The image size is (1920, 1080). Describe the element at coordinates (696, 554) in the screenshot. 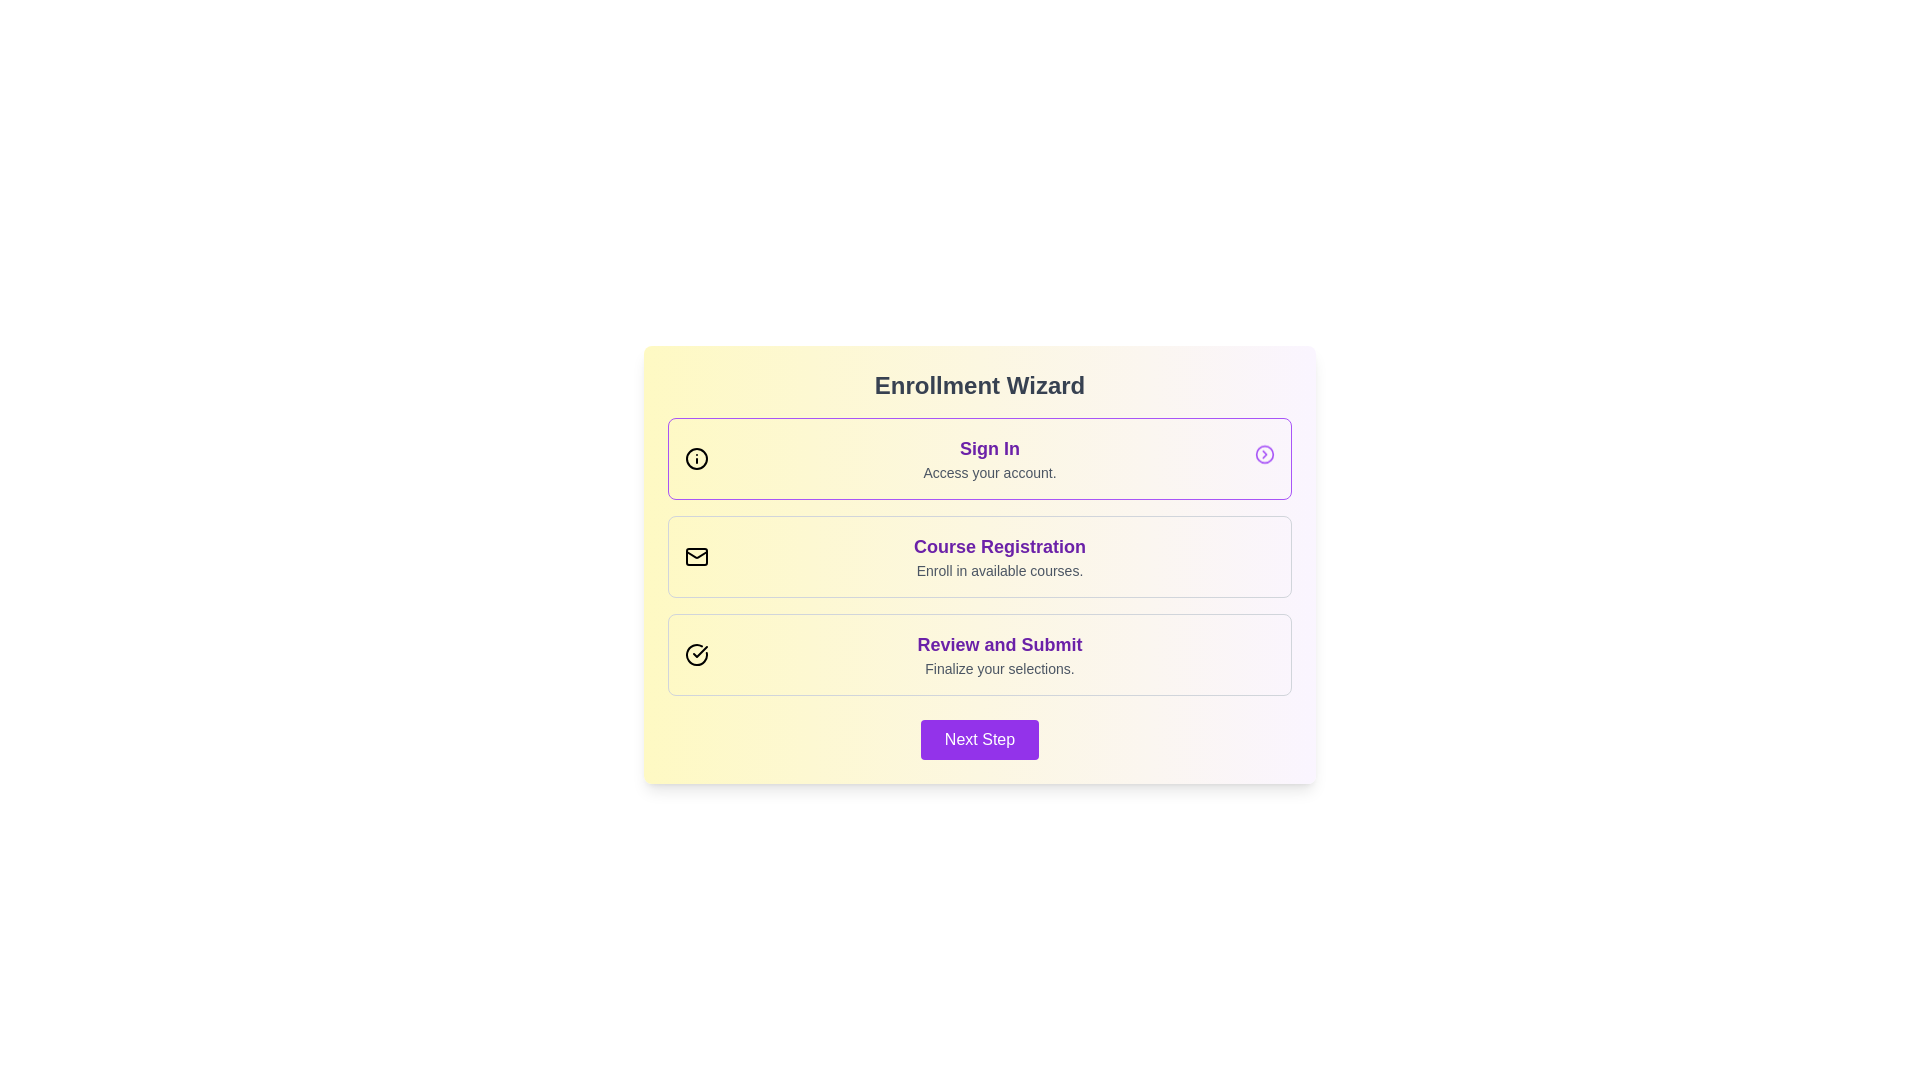

I see `the envelope icon located in the 'Course Registration' section` at that location.